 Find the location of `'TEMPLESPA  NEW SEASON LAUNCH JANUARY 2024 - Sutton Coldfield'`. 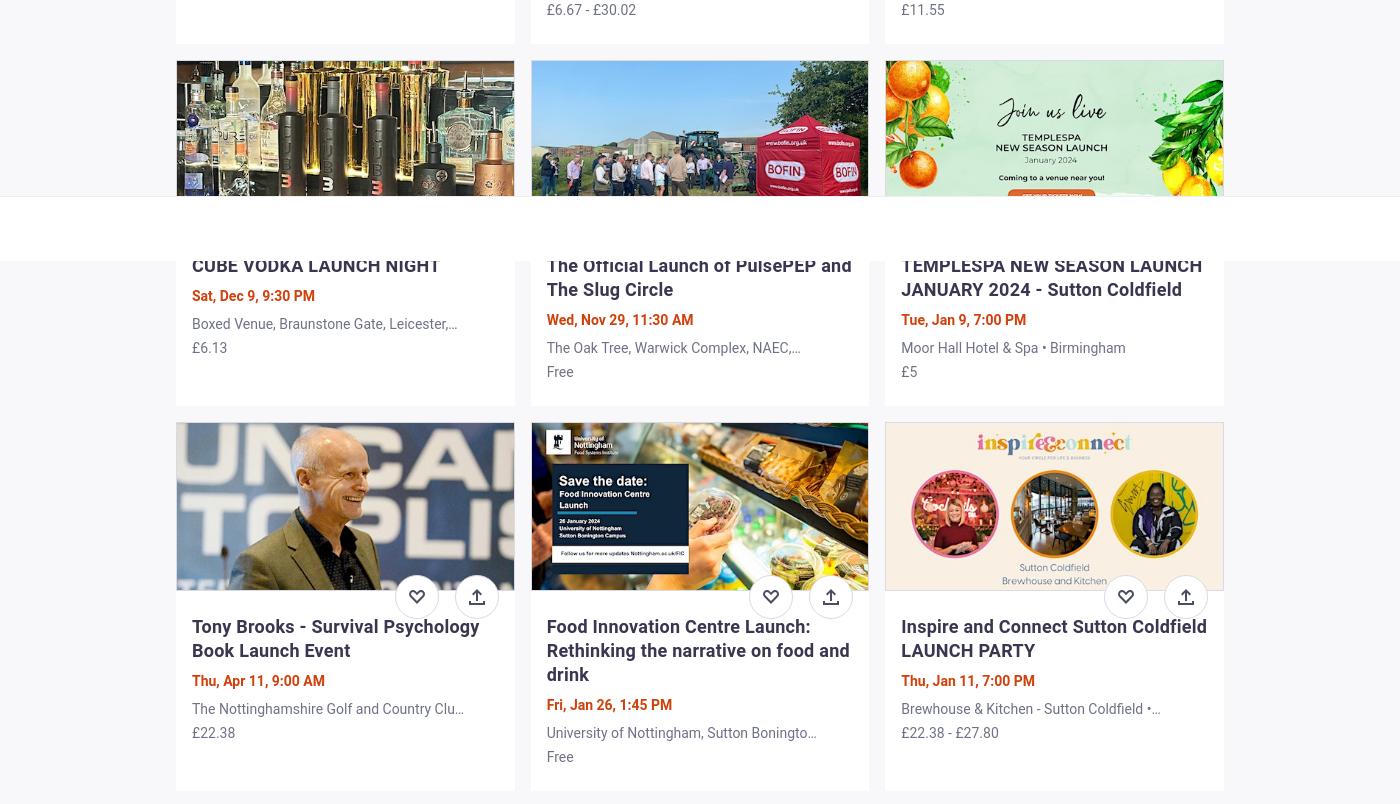

'TEMPLESPA  NEW SEASON LAUNCH JANUARY 2024 - Sutton Coldfield' is located at coordinates (1051, 275).